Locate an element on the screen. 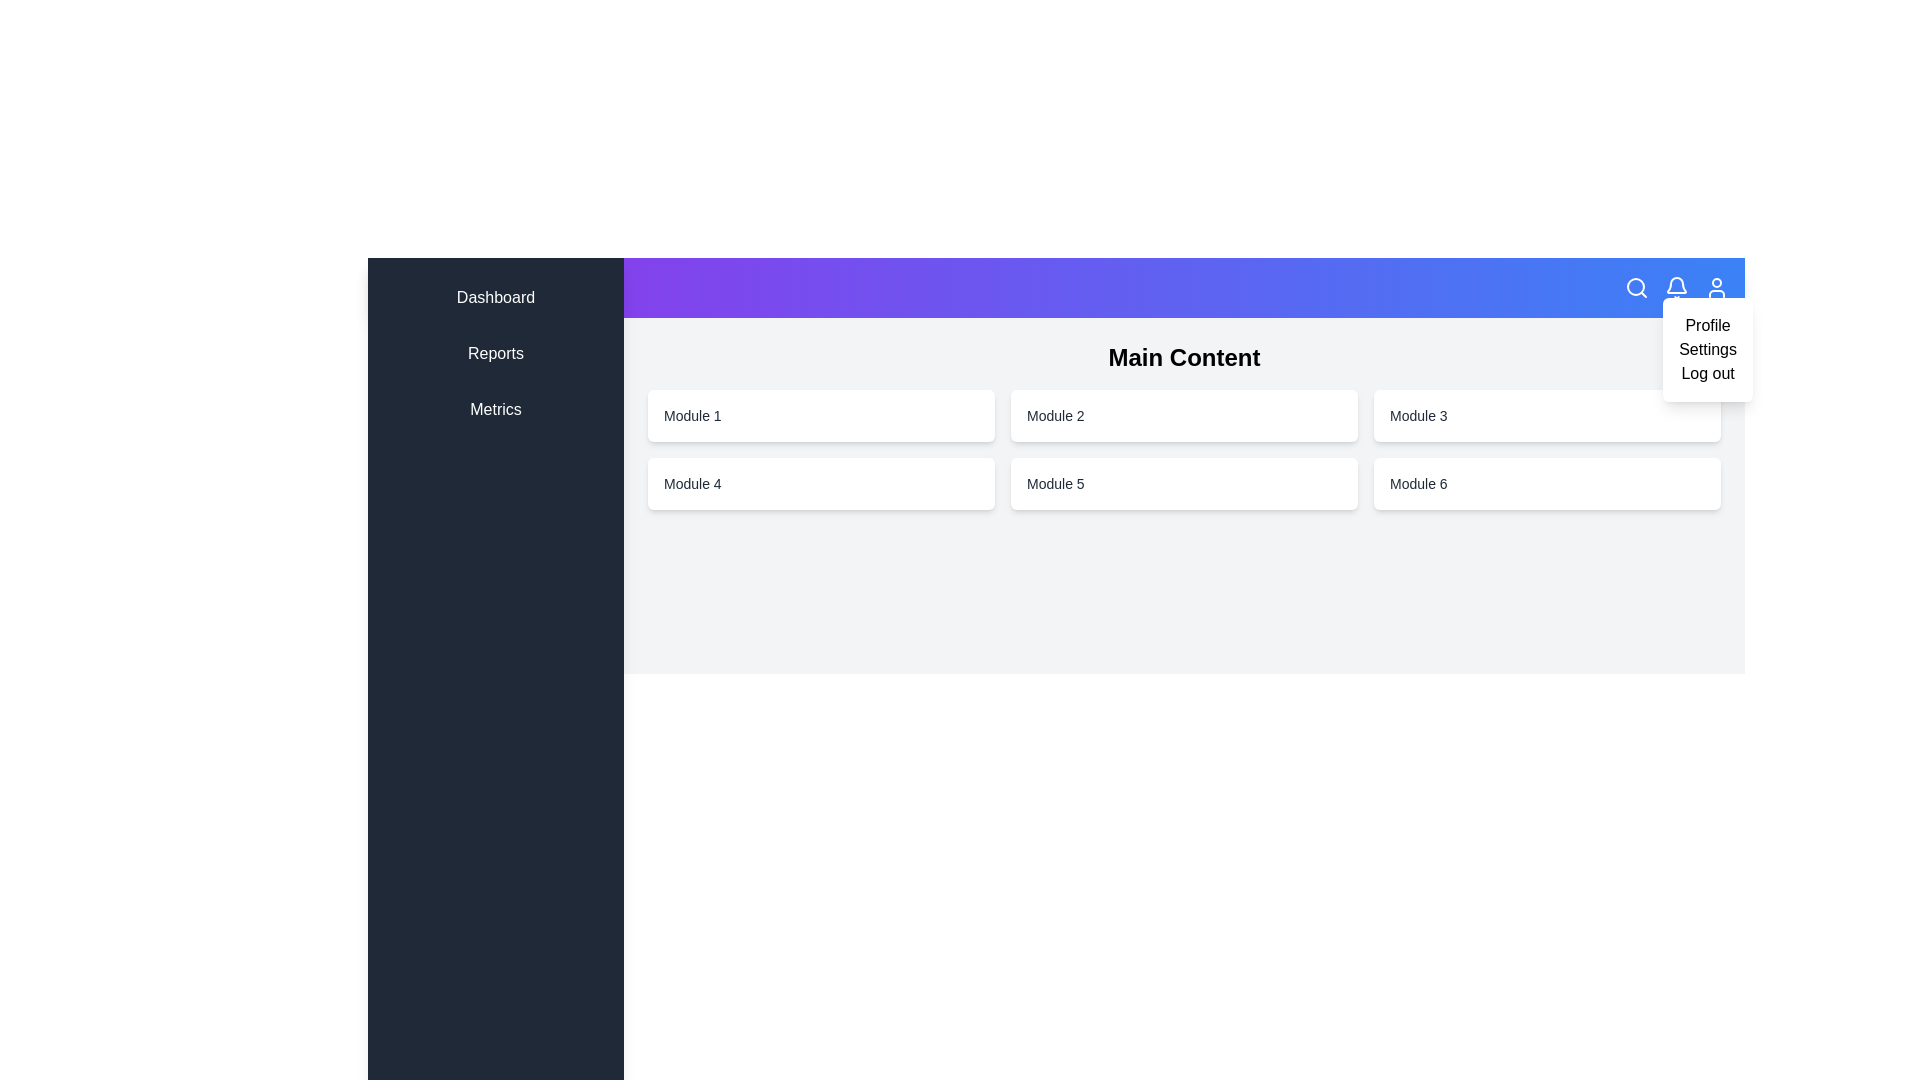  the Card element representing 'Module 3' located in the first row and third column of the grid layout is located at coordinates (1546, 415).